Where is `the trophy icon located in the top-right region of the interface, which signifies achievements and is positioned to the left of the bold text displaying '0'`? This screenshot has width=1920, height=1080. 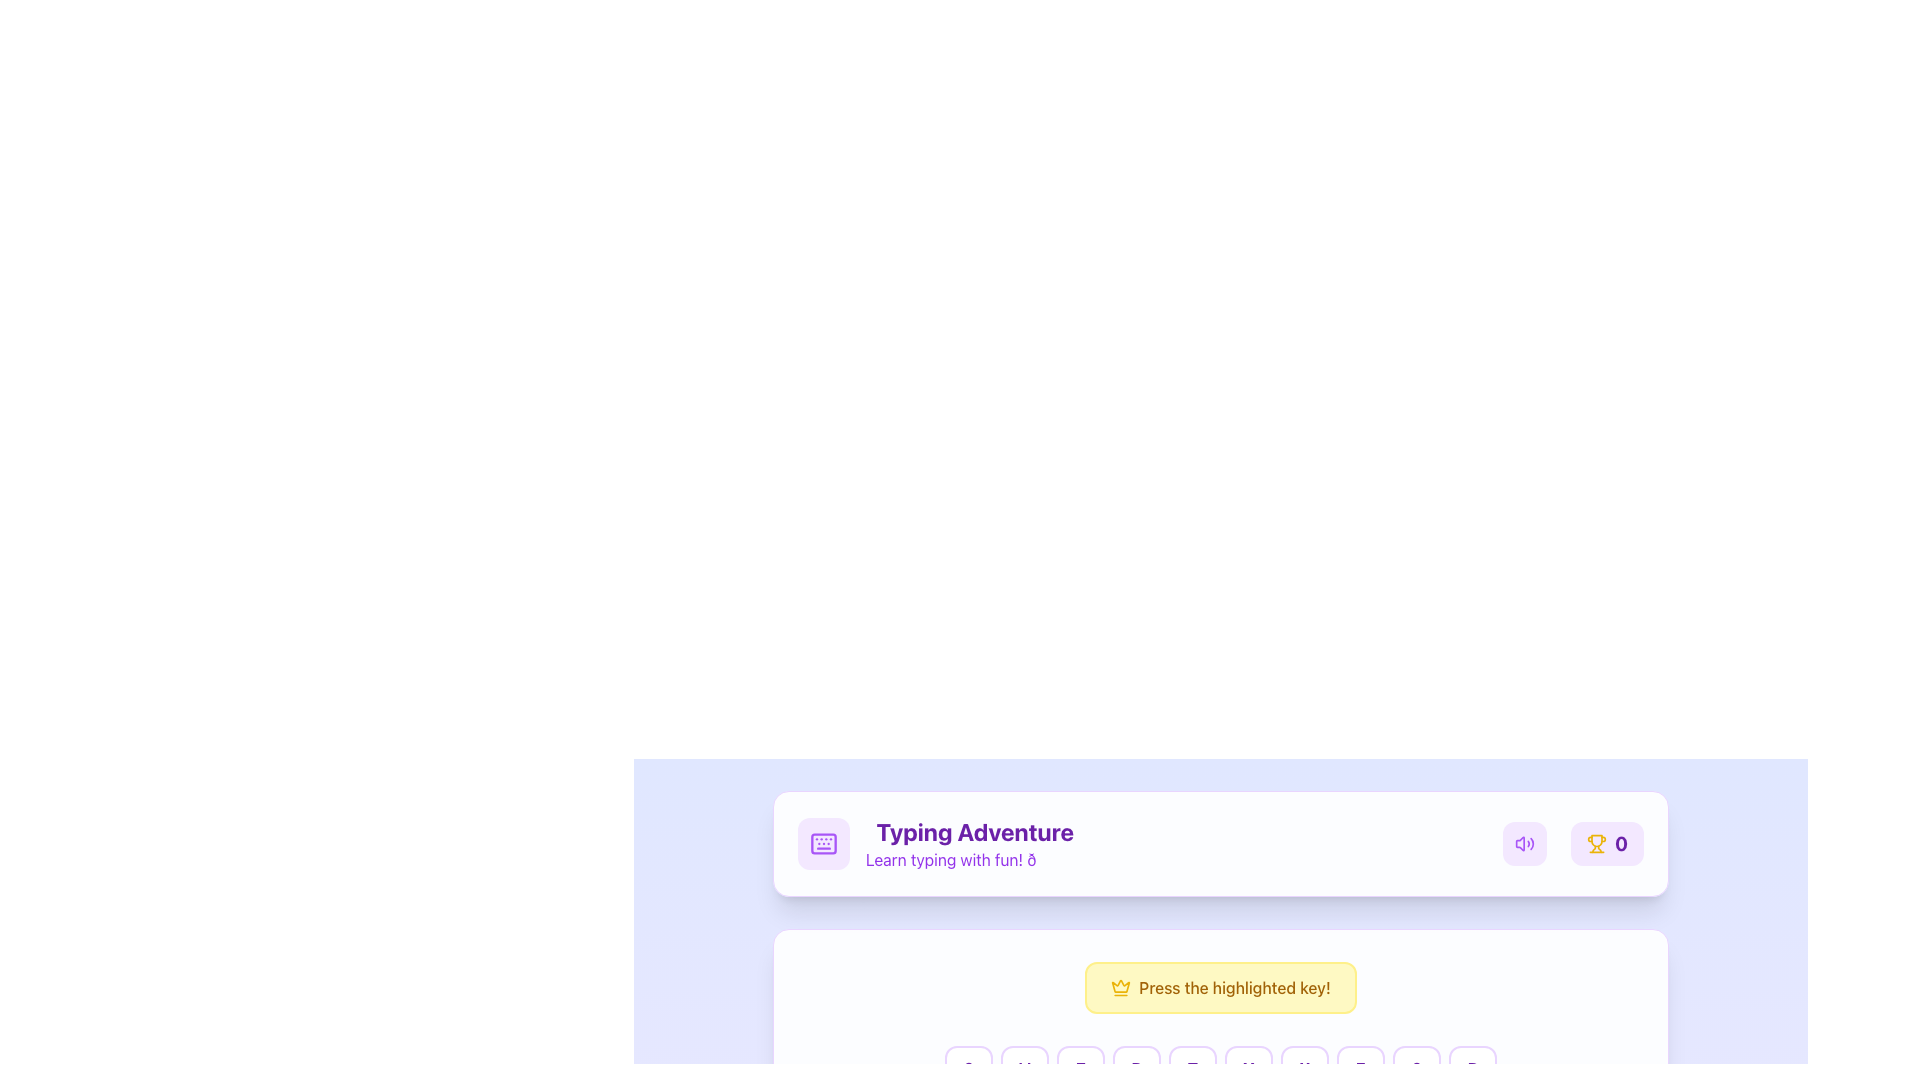 the trophy icon located in the top-right region of the interface, which signifies achievements and is positioned to the left of the bold text displaying '0' is located at coordinates (1595, 844).